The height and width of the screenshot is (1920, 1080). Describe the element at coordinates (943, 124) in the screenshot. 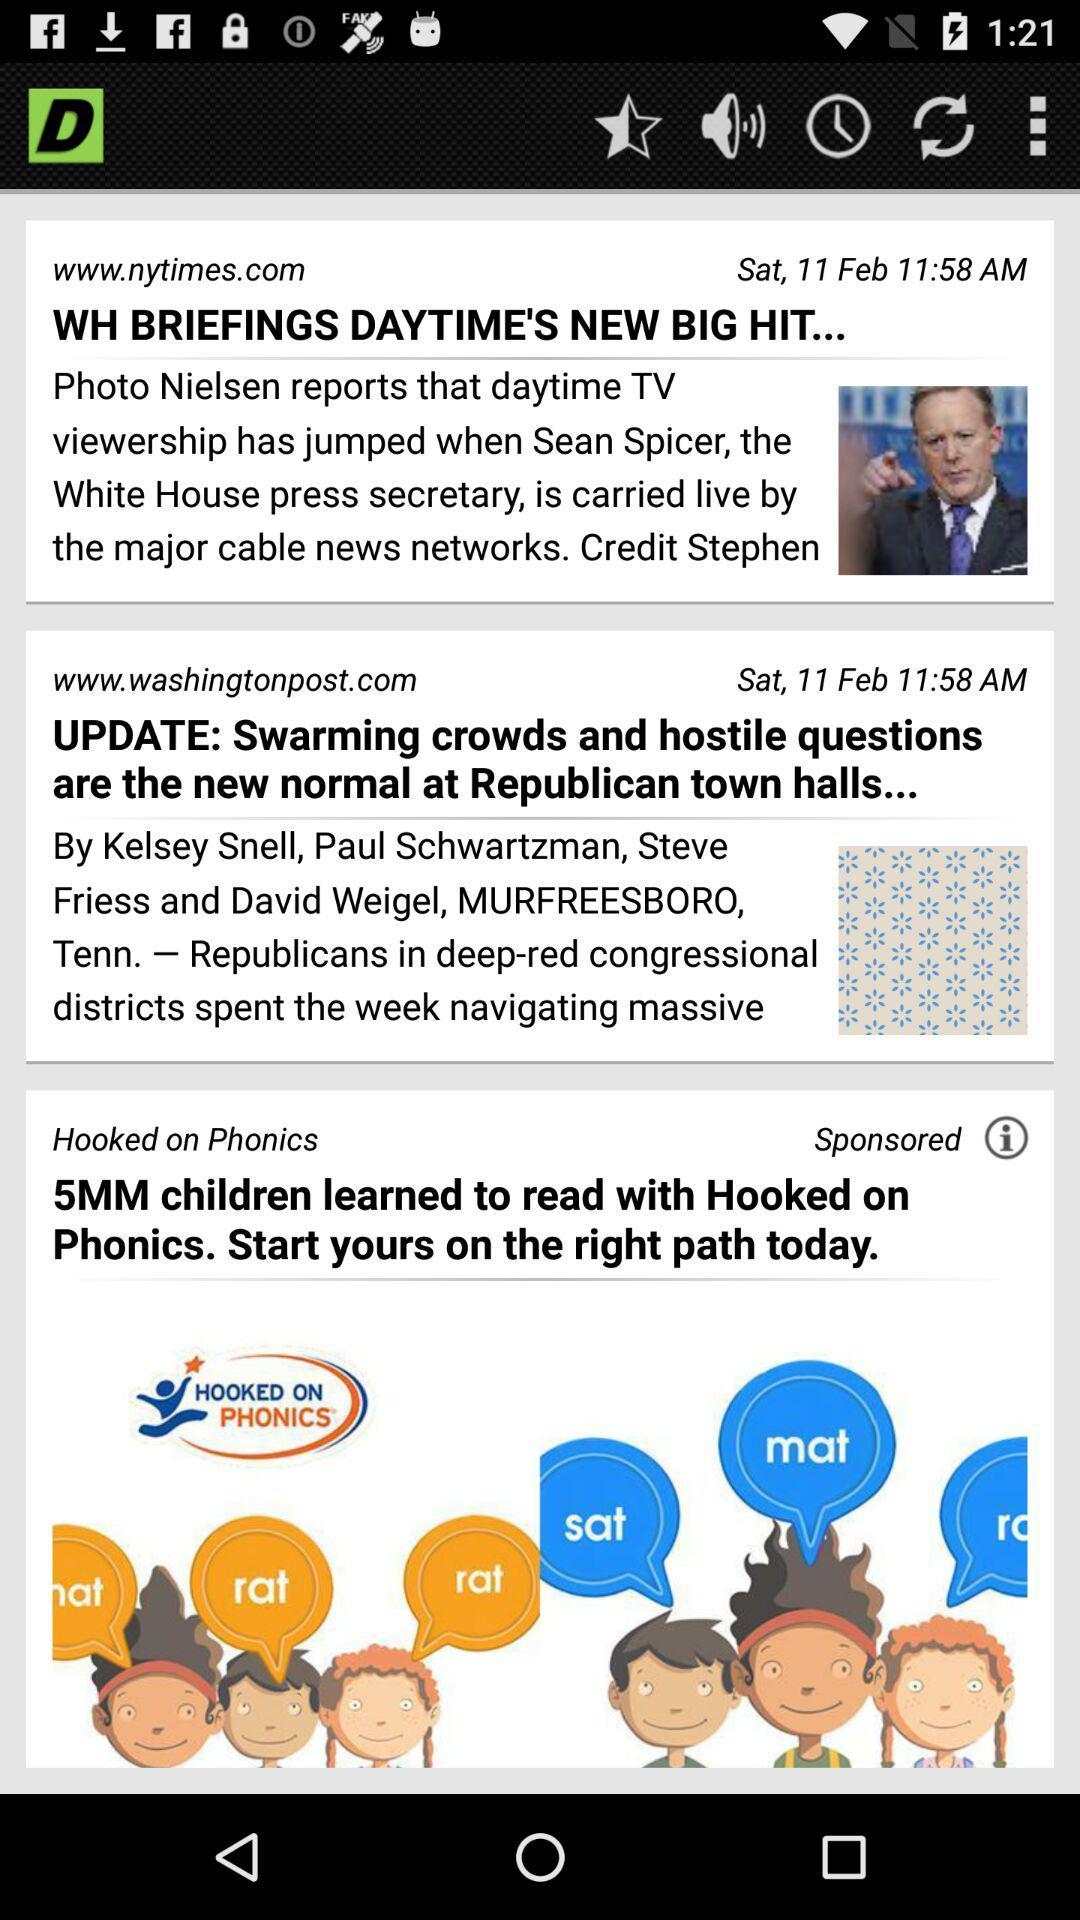

I see `refresh page` at that location.